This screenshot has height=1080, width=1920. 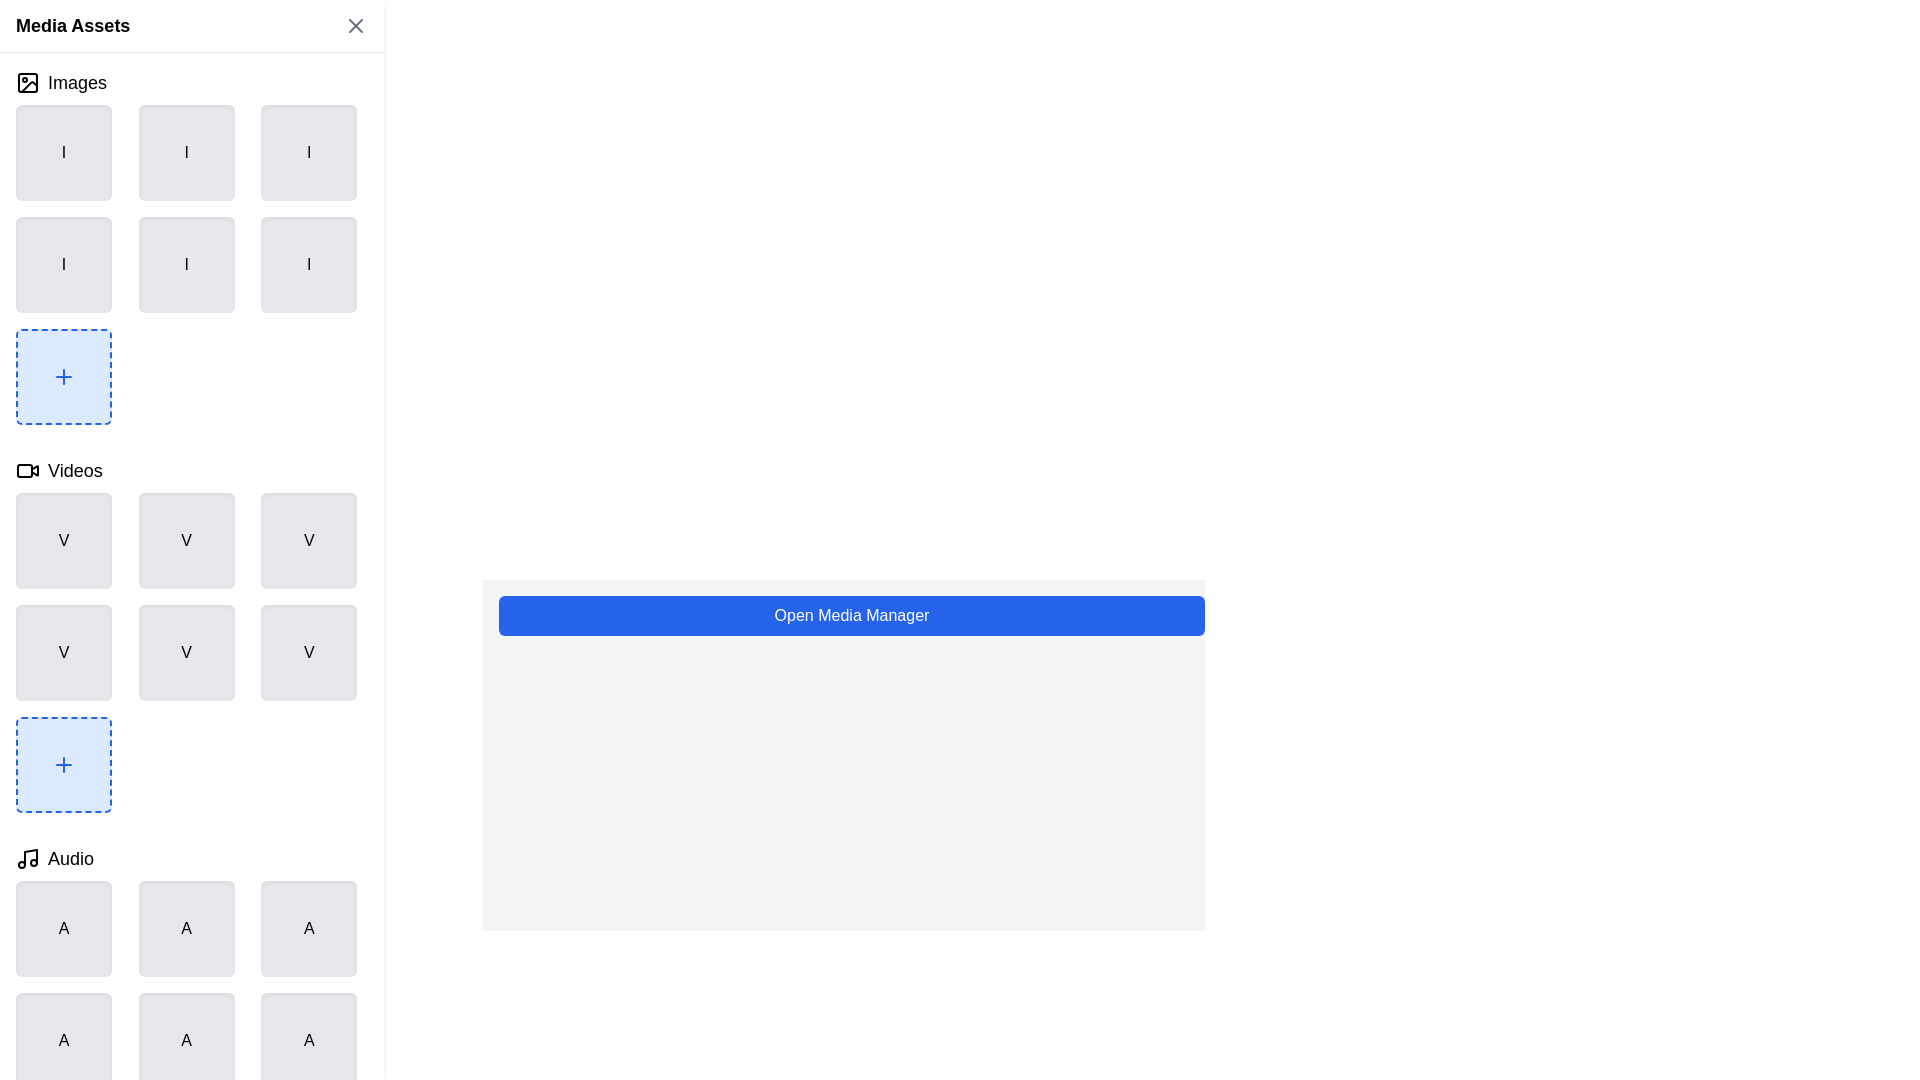 I want to click on the Display item placeholder located in the top-left corner of the grid layout, which represents an item in the first row and first column, so click(x=63, y=152).